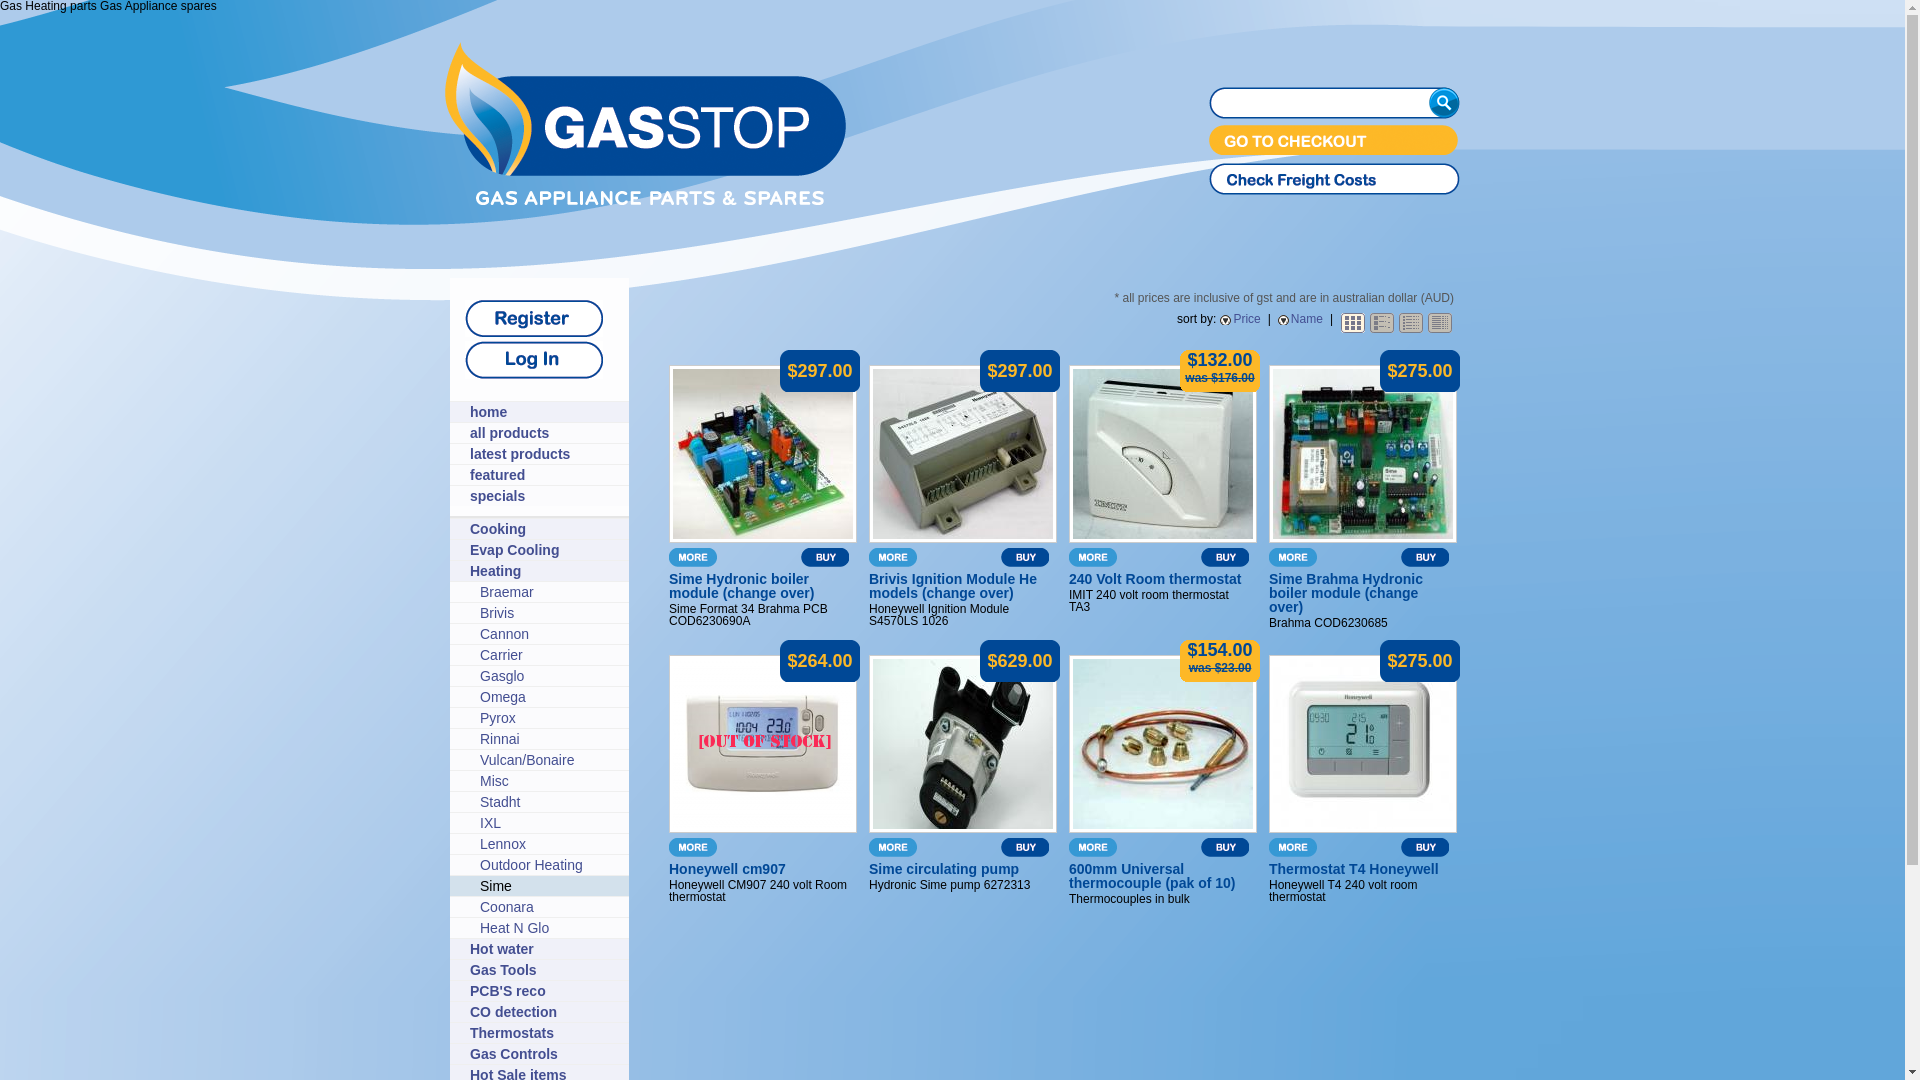 This screenshot has width=1920, height=1080. Describe the element at coordinates (549, 655) in the screenshot. I see `'Carrier'` at that location.